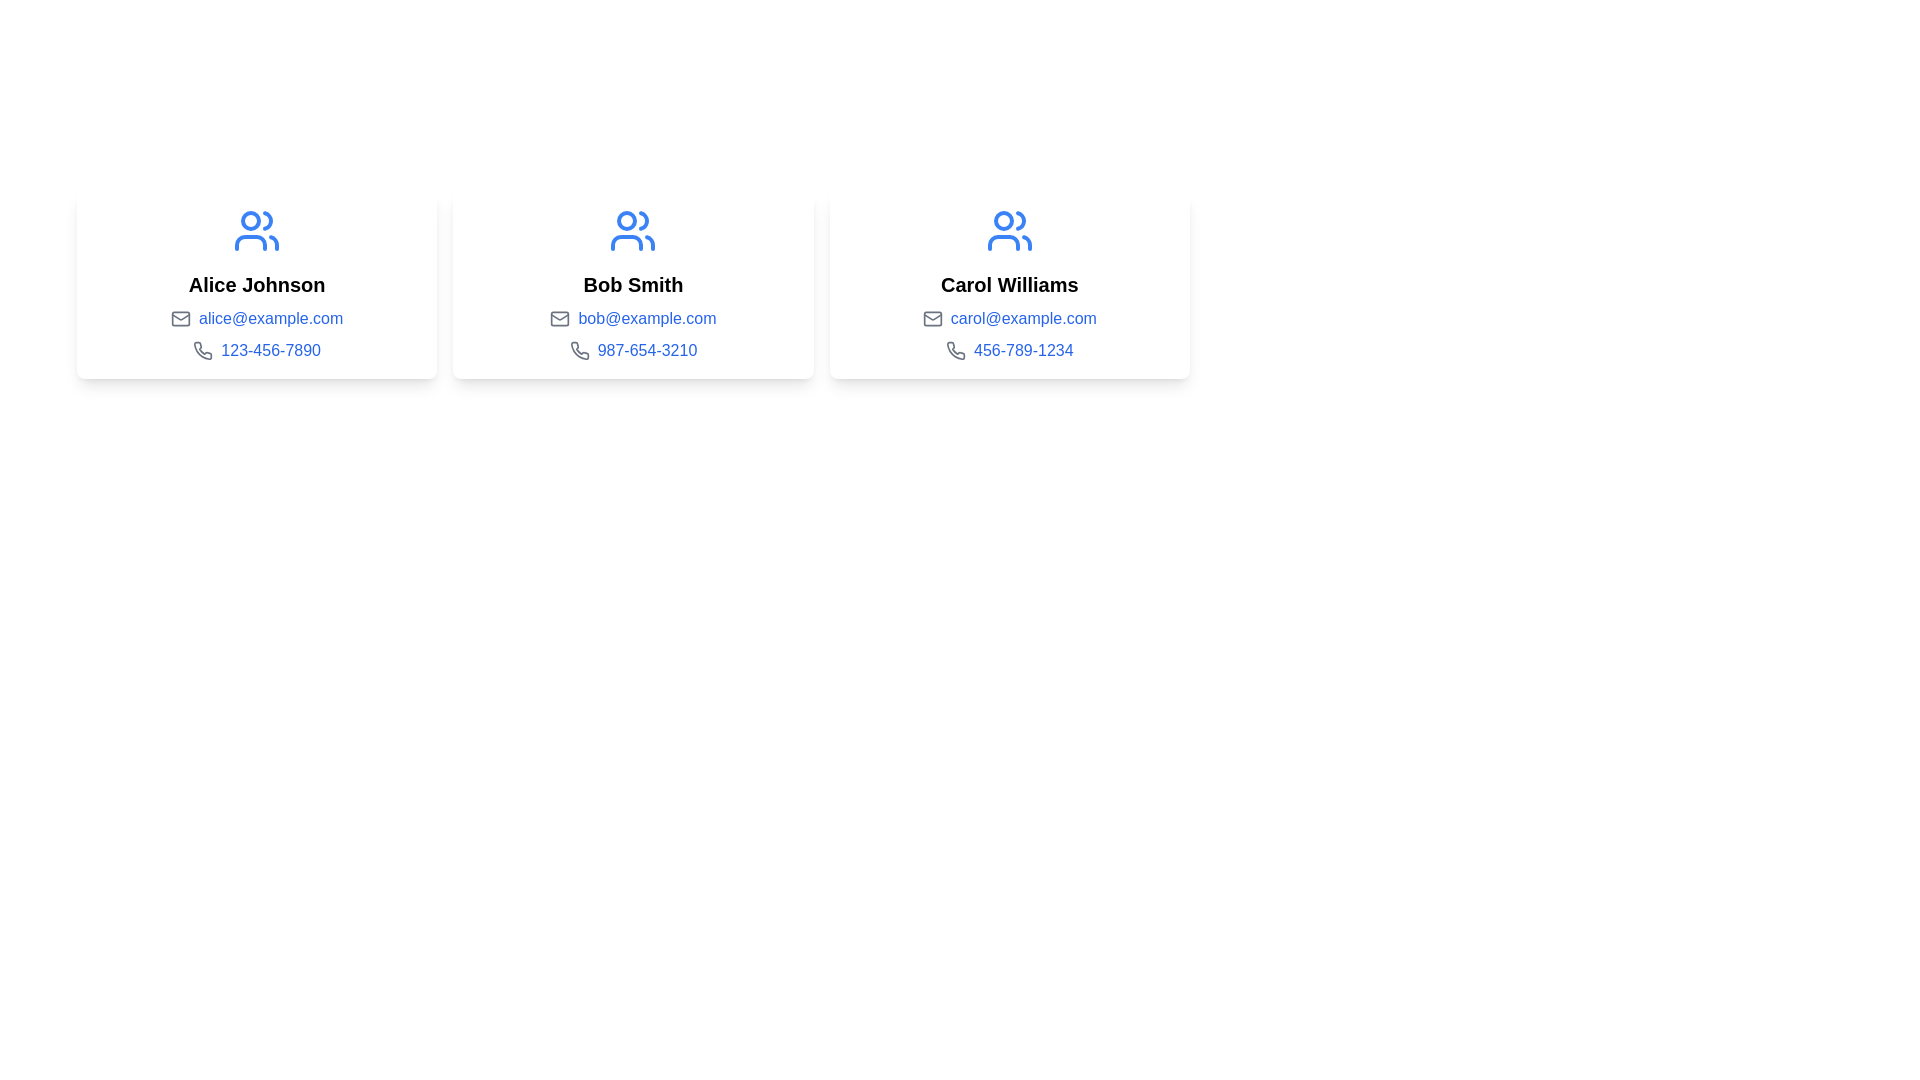 This screenshot has width=1920, height=1080. I want to click on the hyperlink for 'carol@example.com' located, so click(1023, 318).